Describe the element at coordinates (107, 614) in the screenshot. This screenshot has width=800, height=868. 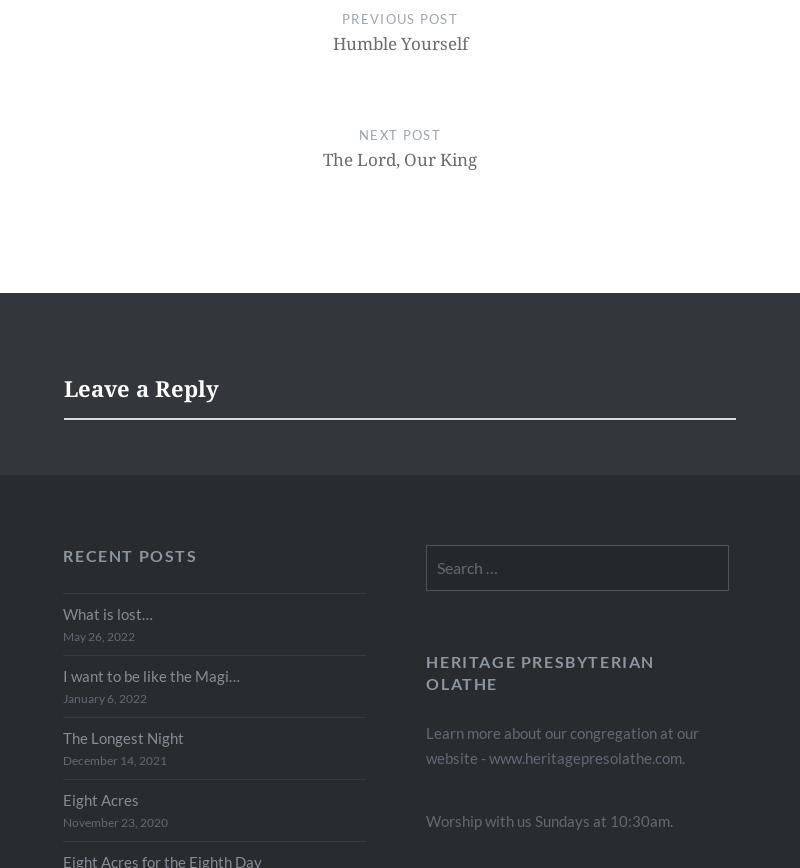
I see `'What is lost…'` at that location.